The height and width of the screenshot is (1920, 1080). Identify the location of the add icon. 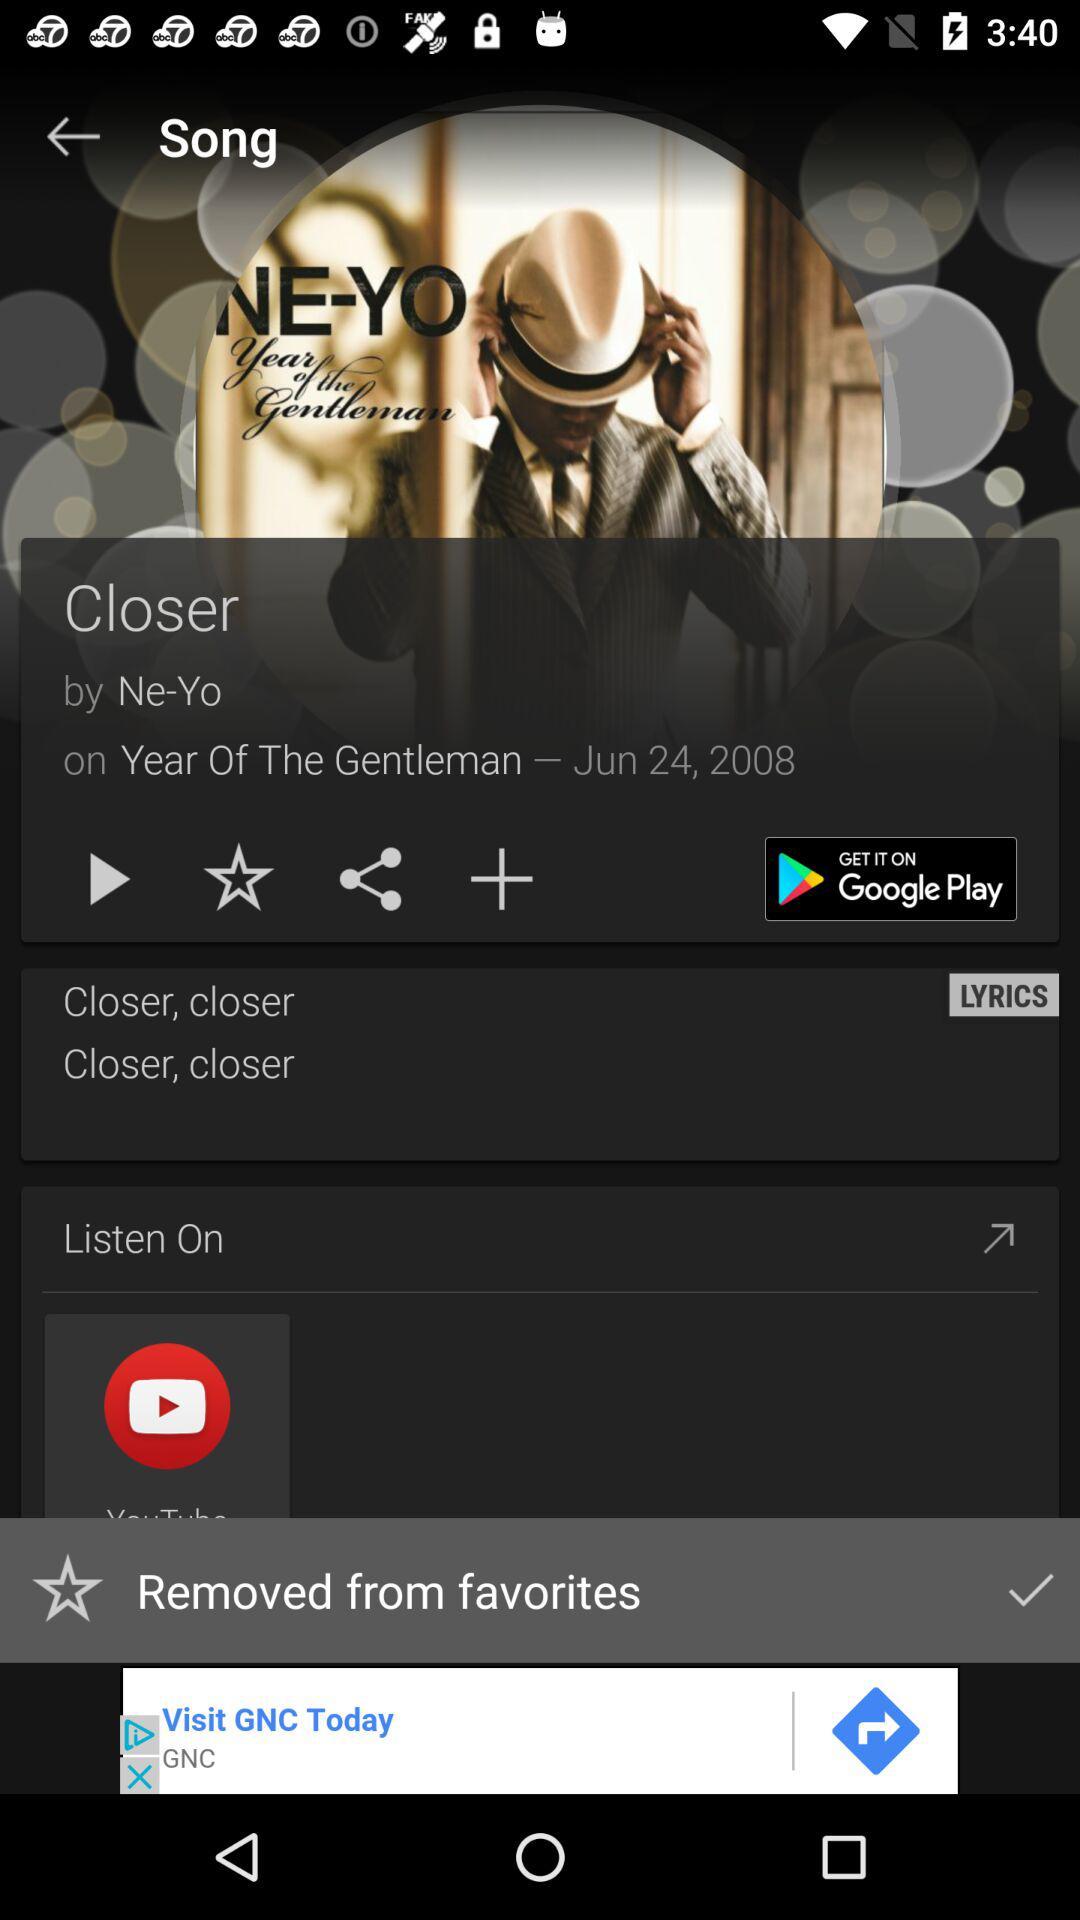
(500, 878).